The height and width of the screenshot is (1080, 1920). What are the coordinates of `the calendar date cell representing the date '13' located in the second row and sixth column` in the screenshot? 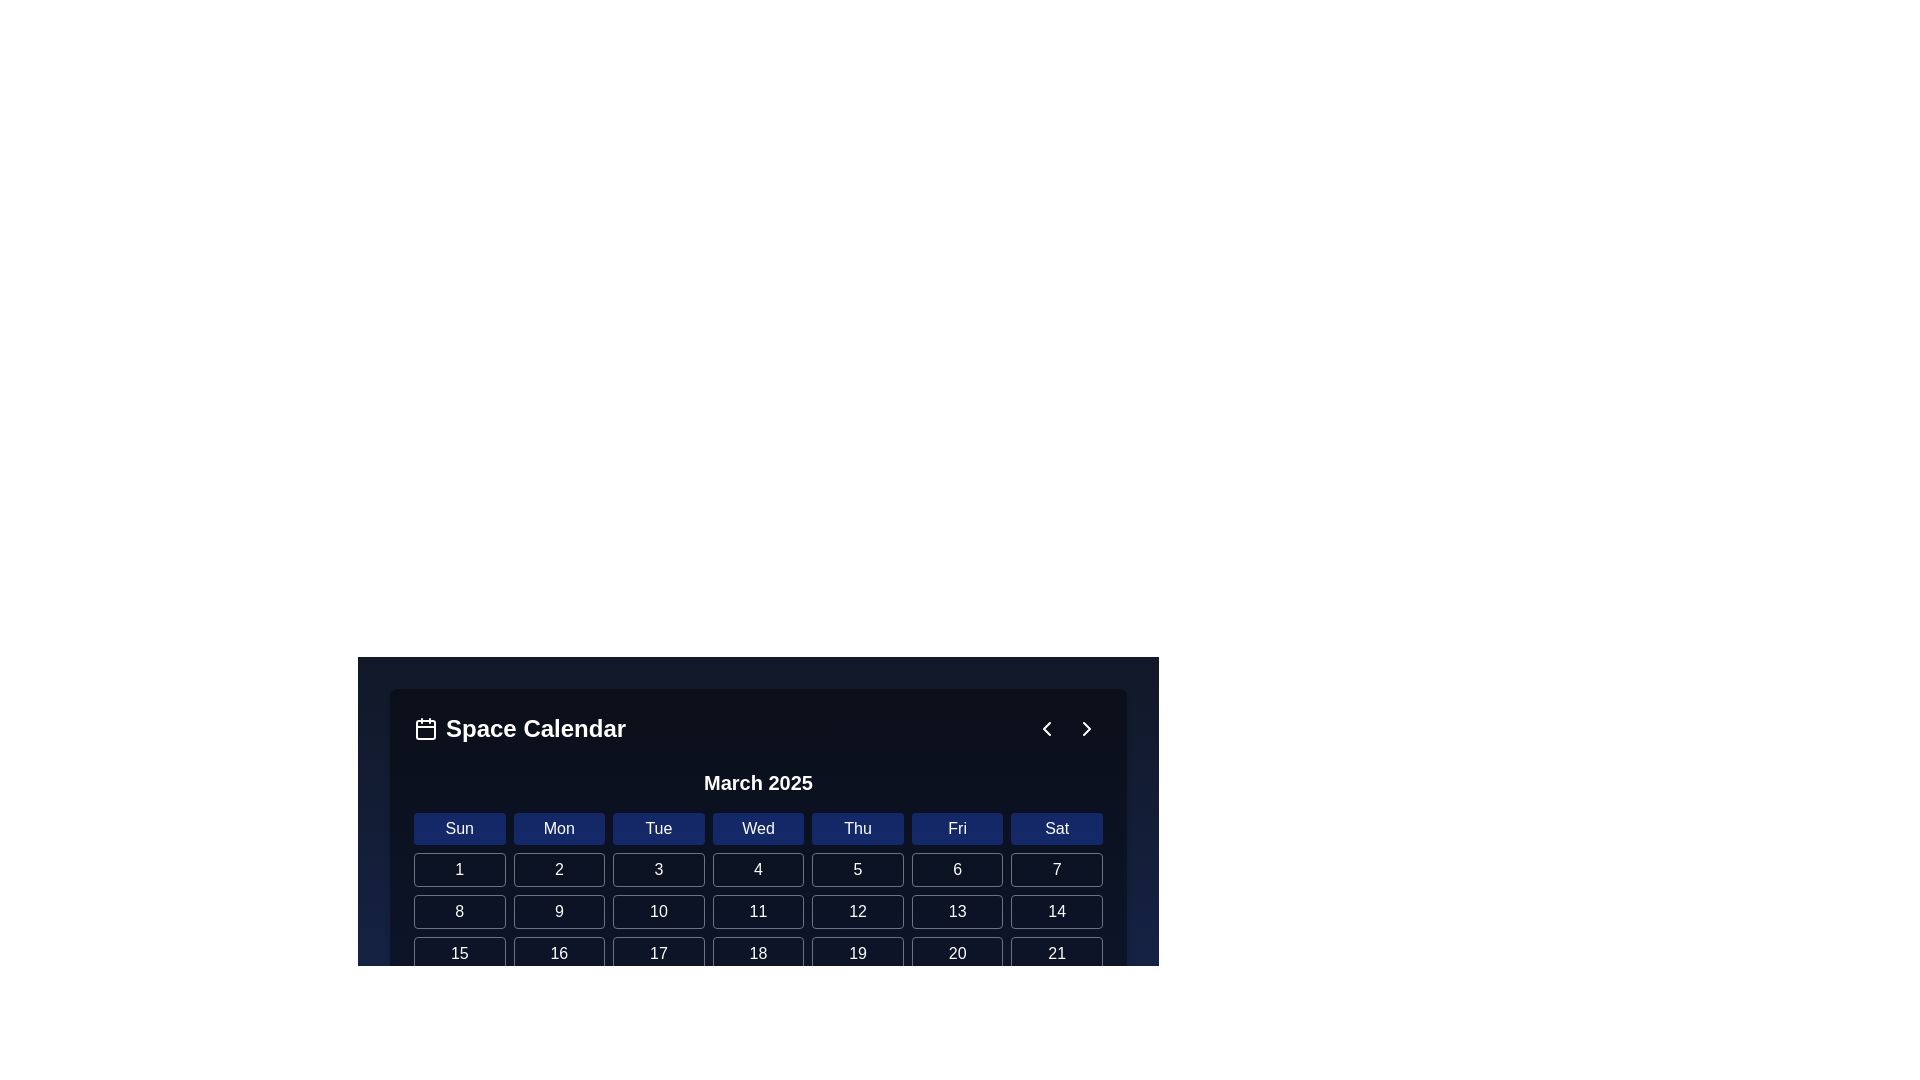 It's located at (956, 911).